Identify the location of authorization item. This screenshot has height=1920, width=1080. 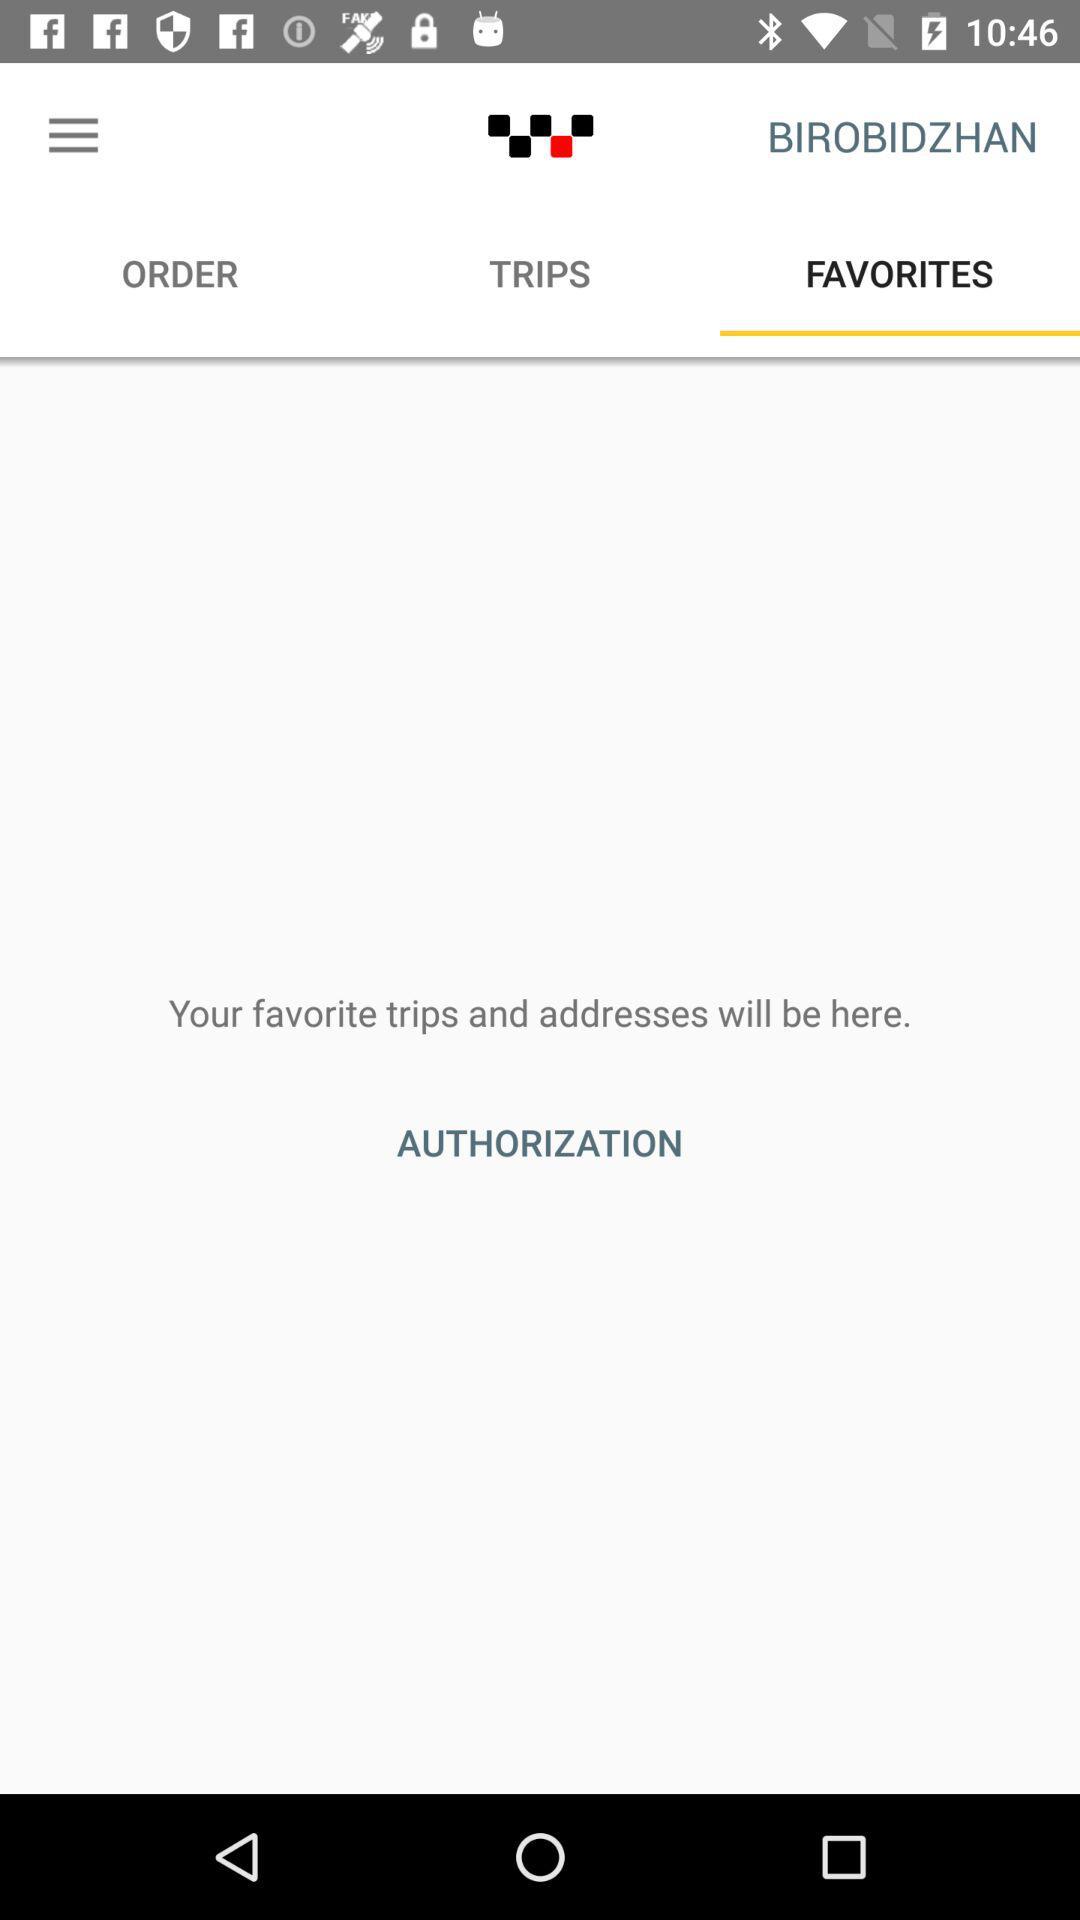
(540, 1142).